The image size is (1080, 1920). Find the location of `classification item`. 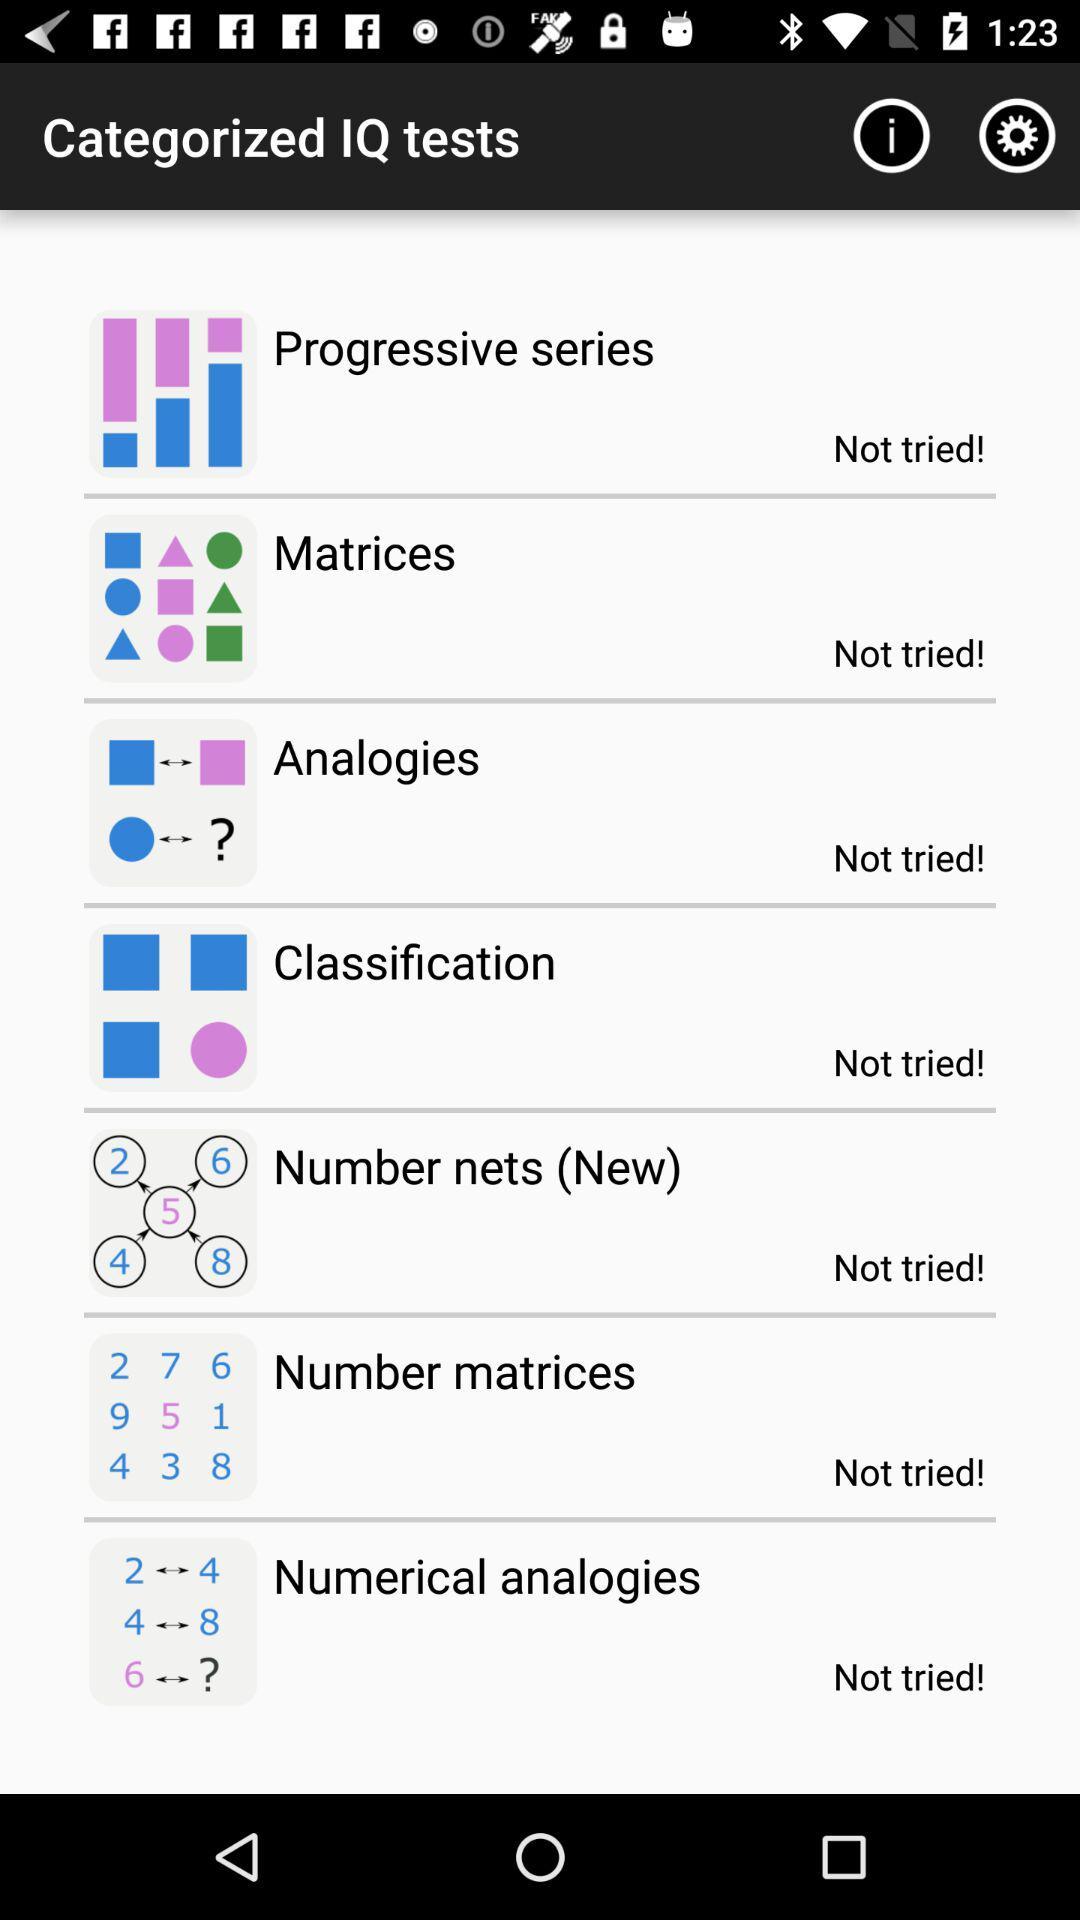

classification item is located at coordinates (413, 961).